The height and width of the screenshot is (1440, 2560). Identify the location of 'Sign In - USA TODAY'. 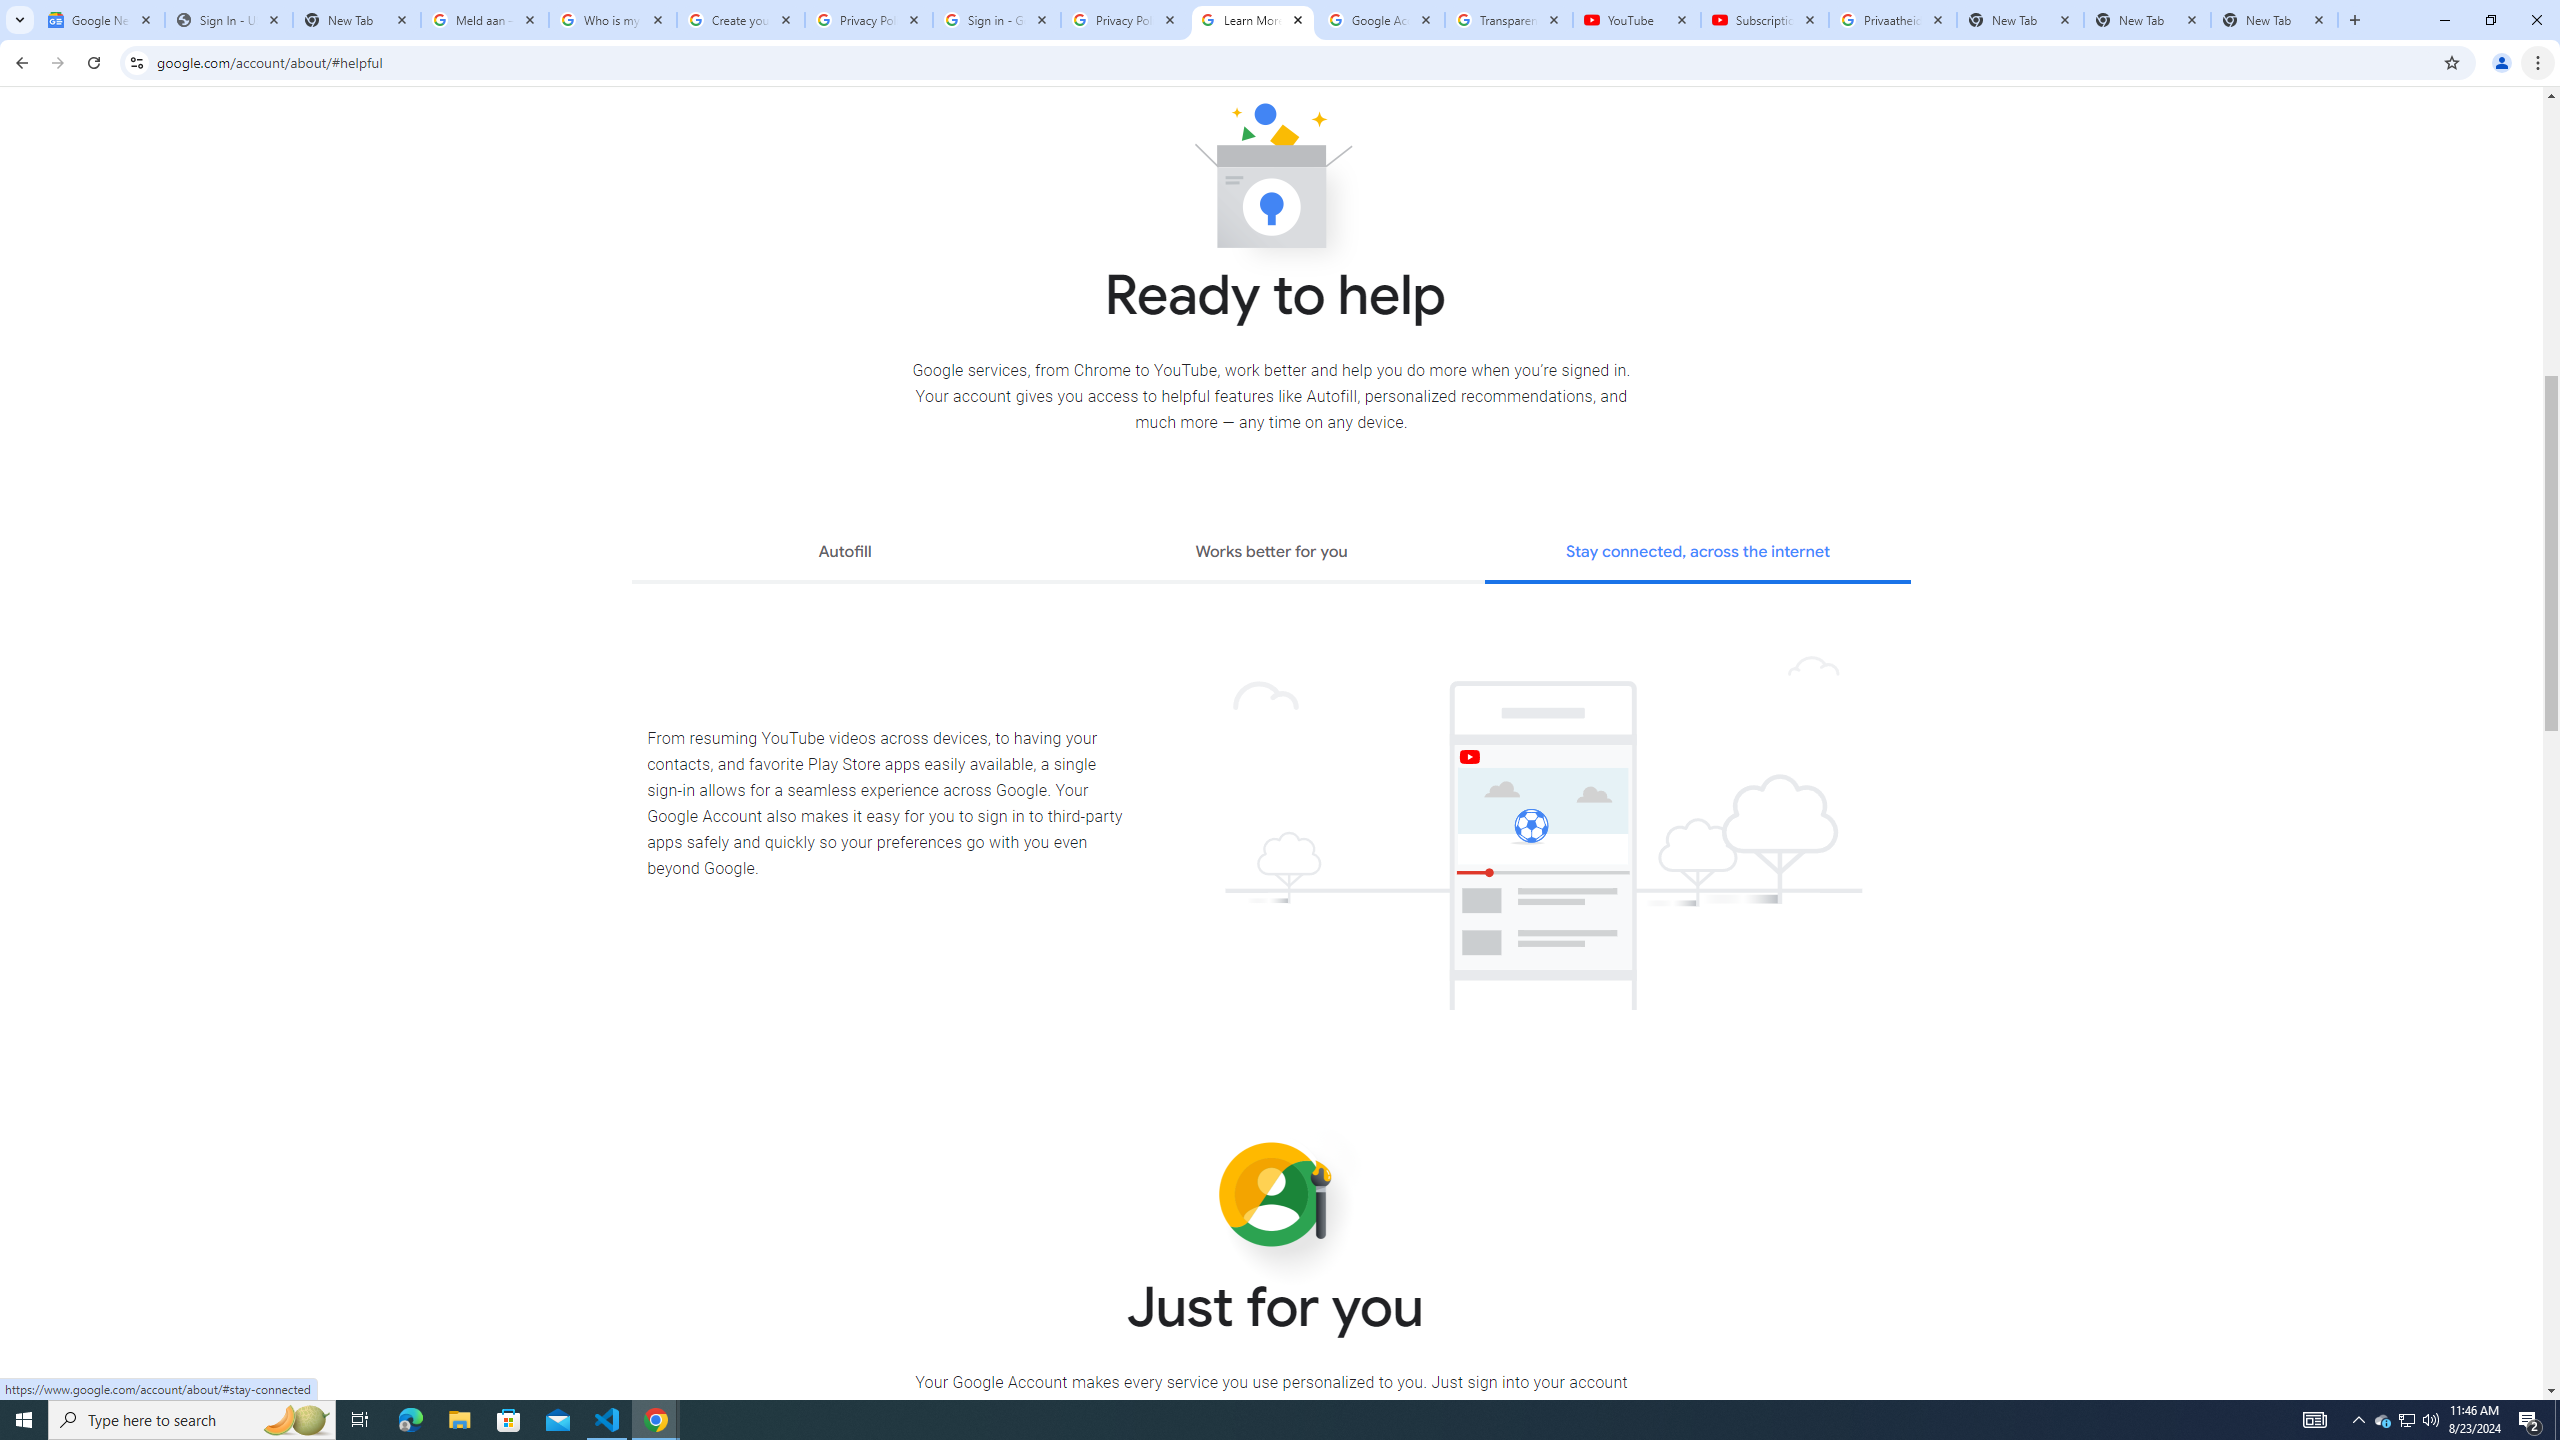
(228, 19).